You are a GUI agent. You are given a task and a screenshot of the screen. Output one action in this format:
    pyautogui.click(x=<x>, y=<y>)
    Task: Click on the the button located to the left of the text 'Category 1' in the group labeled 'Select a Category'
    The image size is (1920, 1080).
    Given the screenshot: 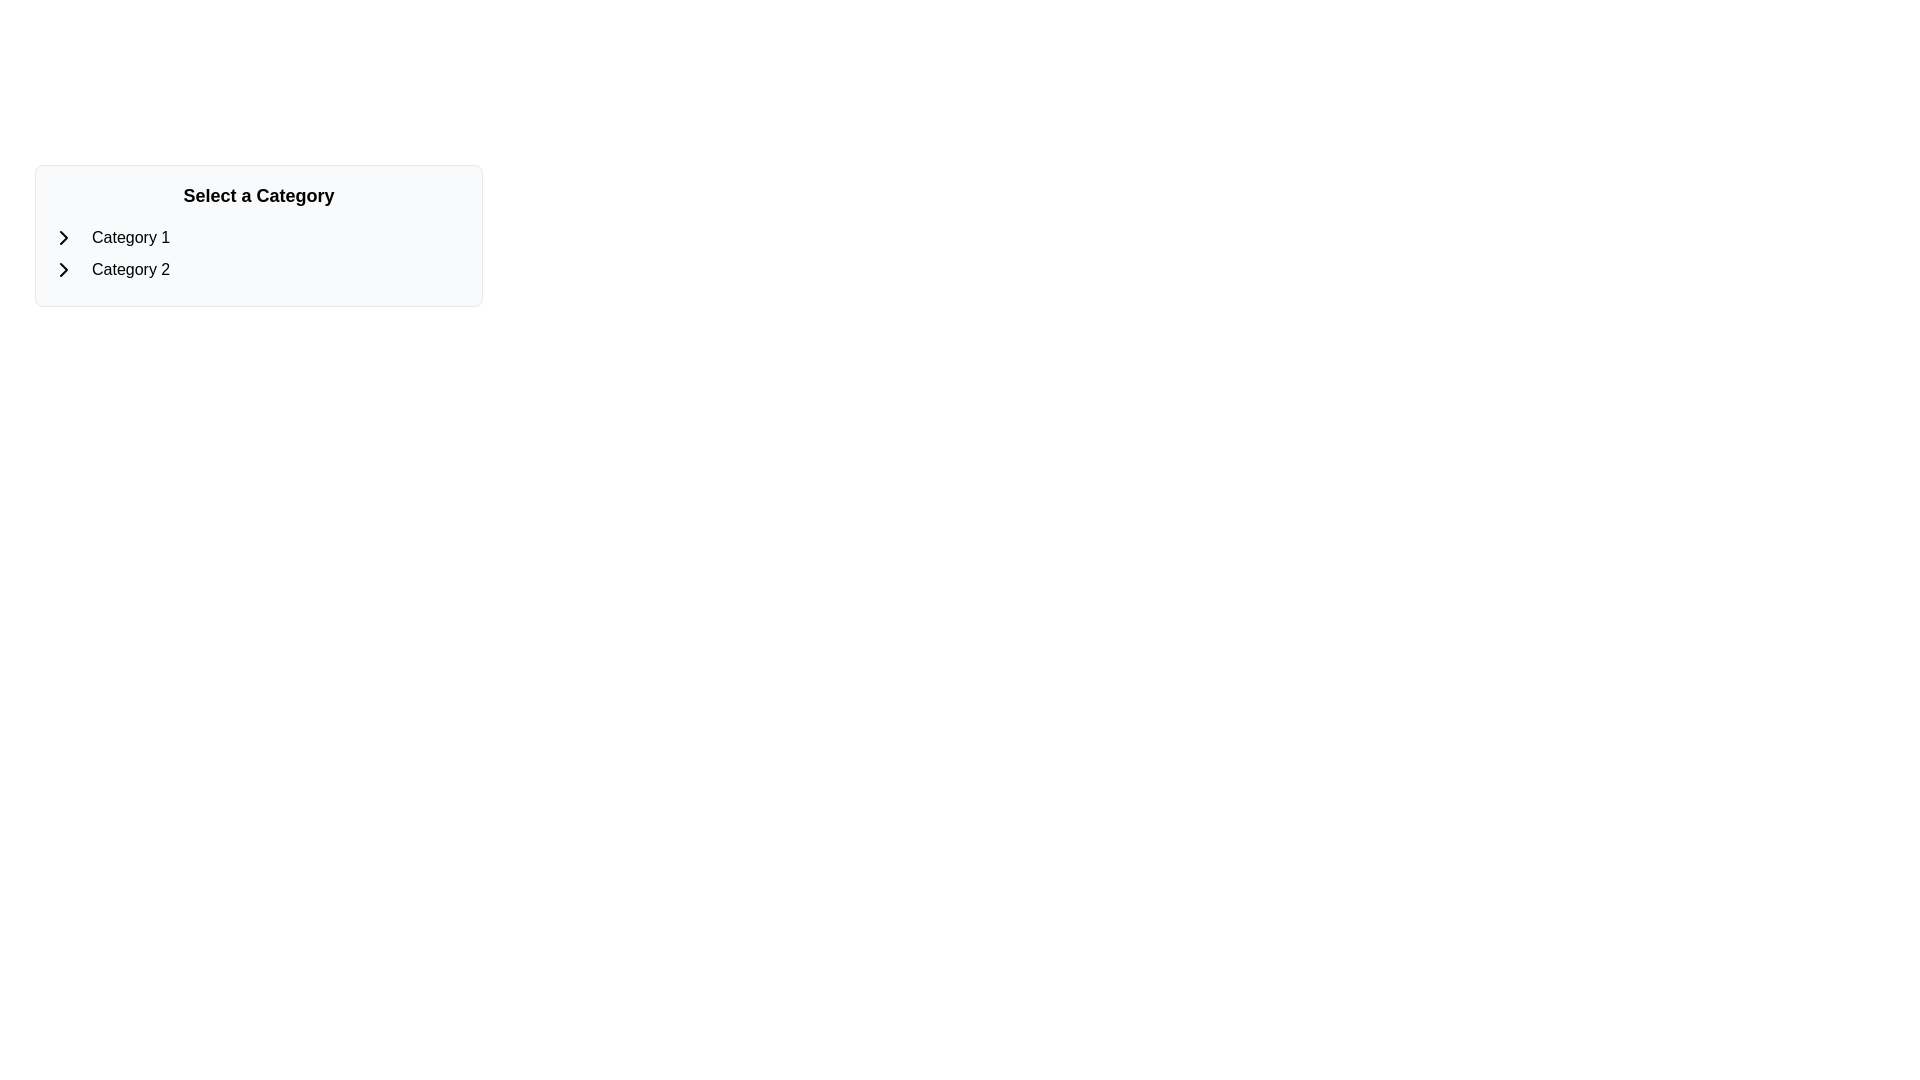 What is the action you would take?
    pyautogui.click(x=63, y=237)
    